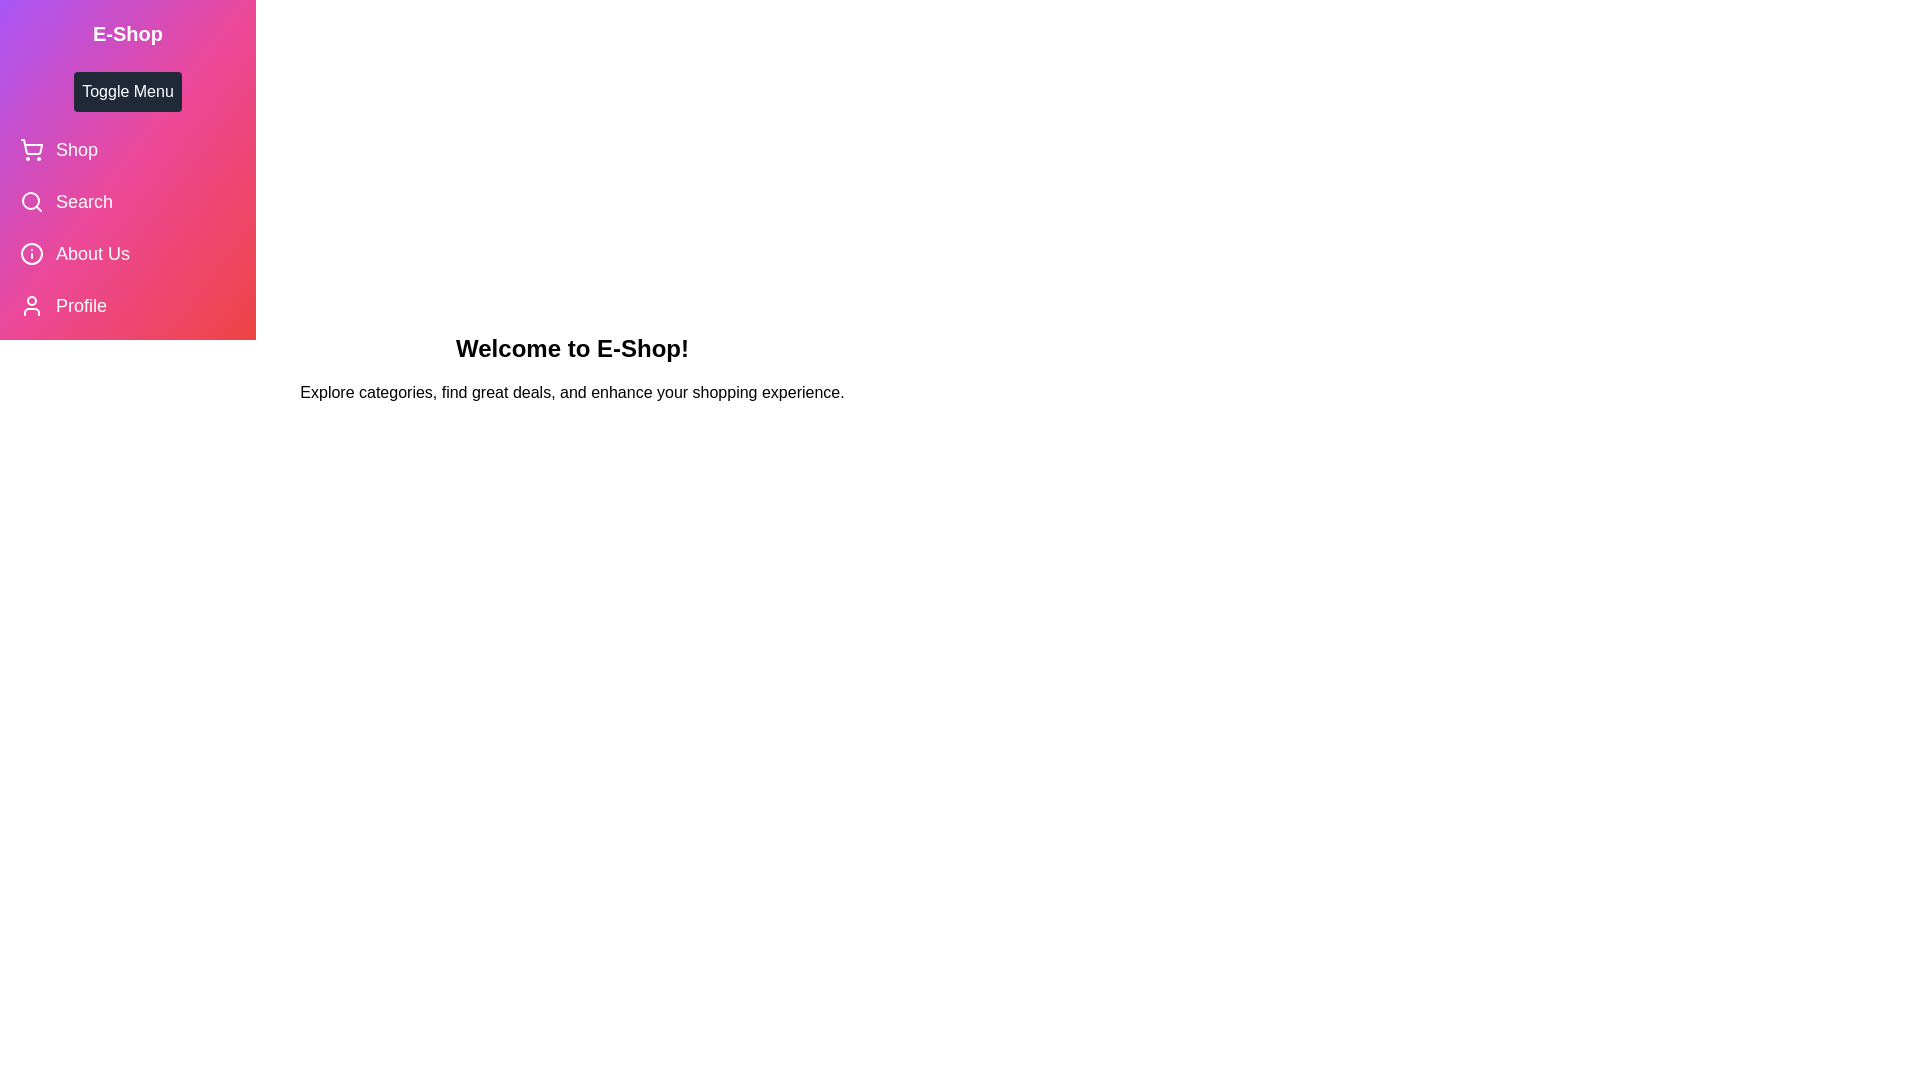 Image resolution: width=1920 pixels, height=1080 pixels. I want to click on the 'Profile' menu item, so click(127, 305).